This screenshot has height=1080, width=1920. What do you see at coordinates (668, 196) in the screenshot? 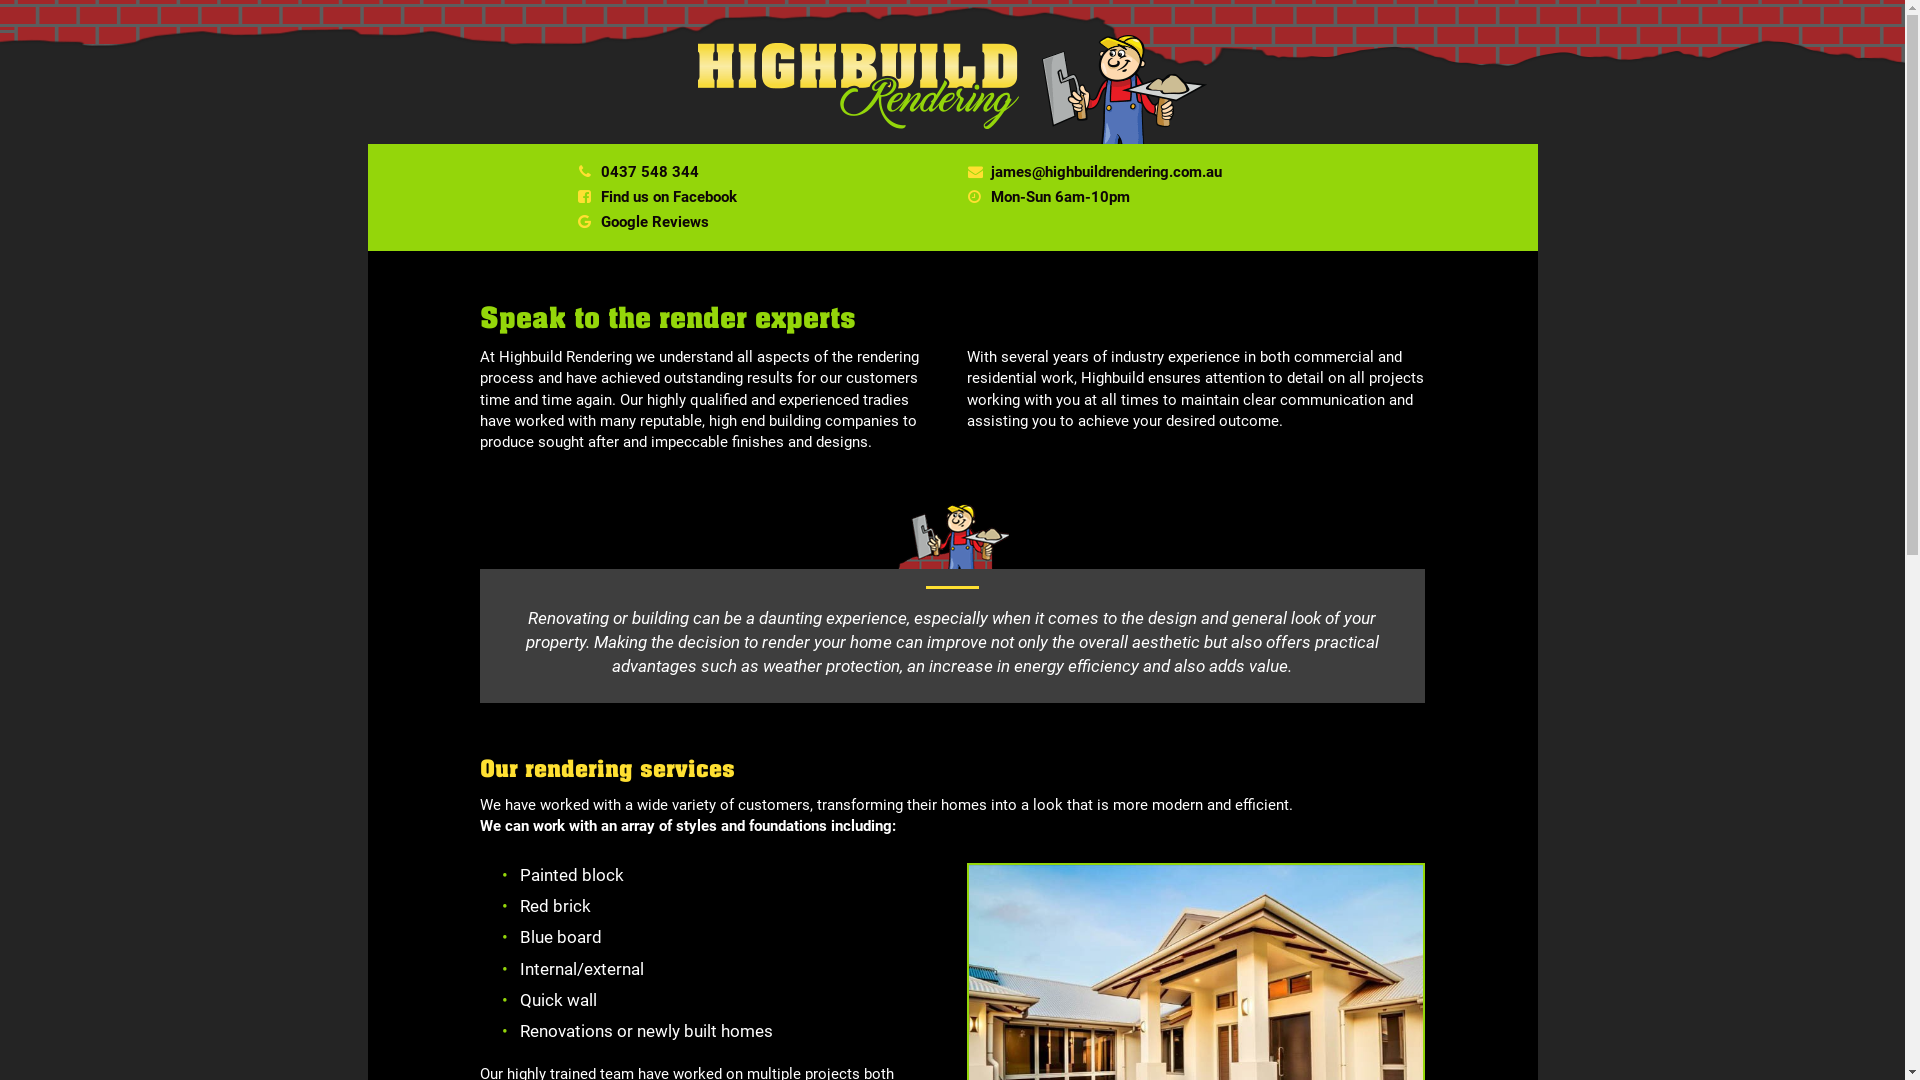
I see `'Find us on Facebook'` at bounding box center [668, 196].